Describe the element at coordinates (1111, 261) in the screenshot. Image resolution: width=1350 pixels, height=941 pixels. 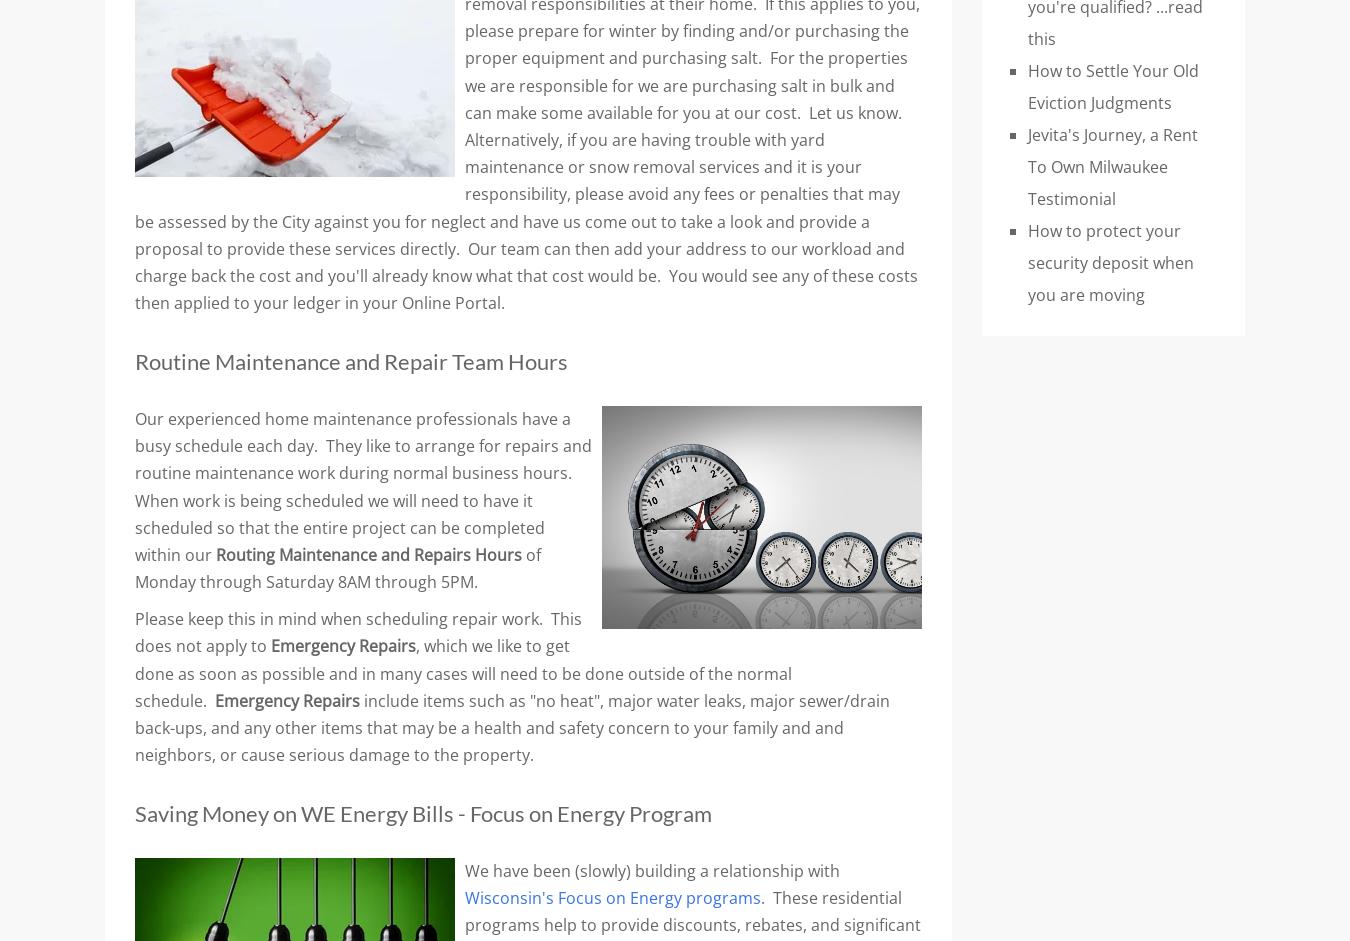
I see `'How to protect your security deposit when you are moving'` at that location.